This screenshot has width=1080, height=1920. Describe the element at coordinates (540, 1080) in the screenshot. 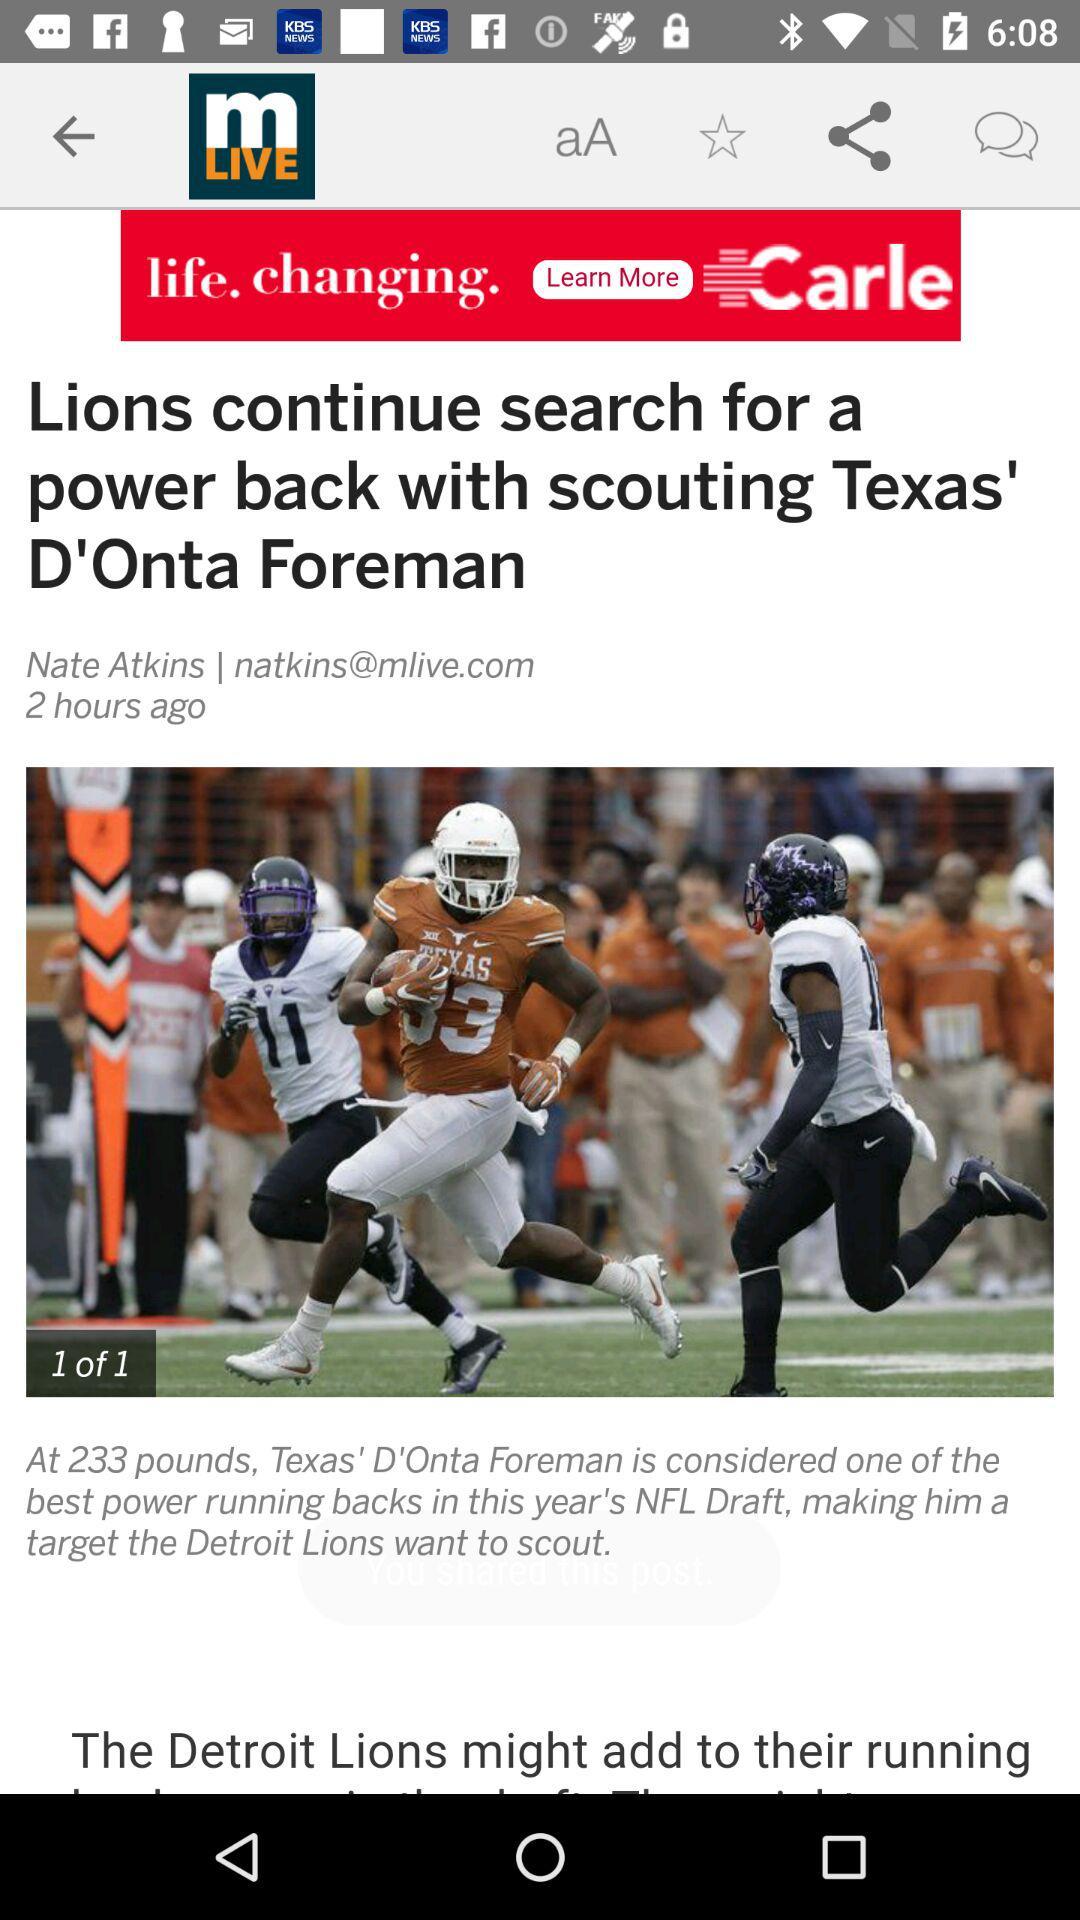

I see `the image` at that location.